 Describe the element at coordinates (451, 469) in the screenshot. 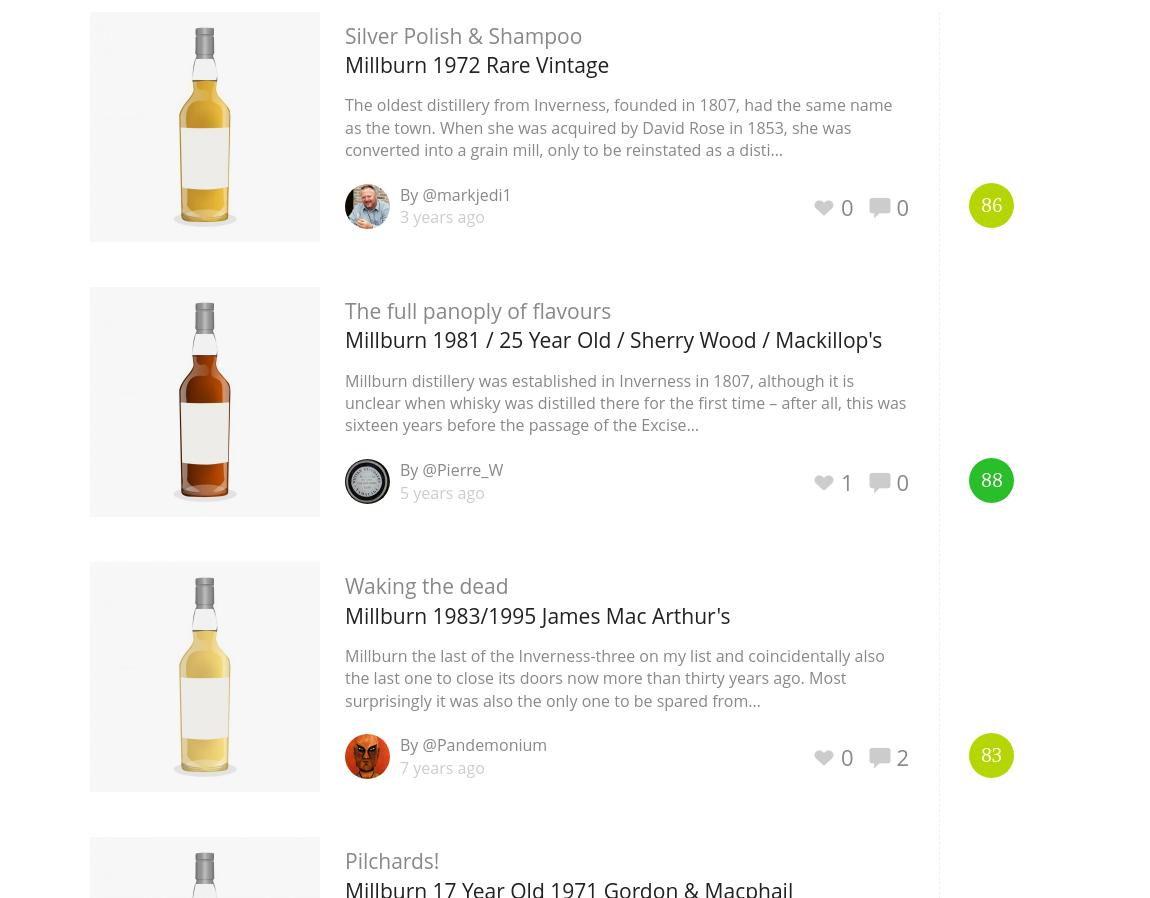

I see `'By @Pierre_W'` at that location.